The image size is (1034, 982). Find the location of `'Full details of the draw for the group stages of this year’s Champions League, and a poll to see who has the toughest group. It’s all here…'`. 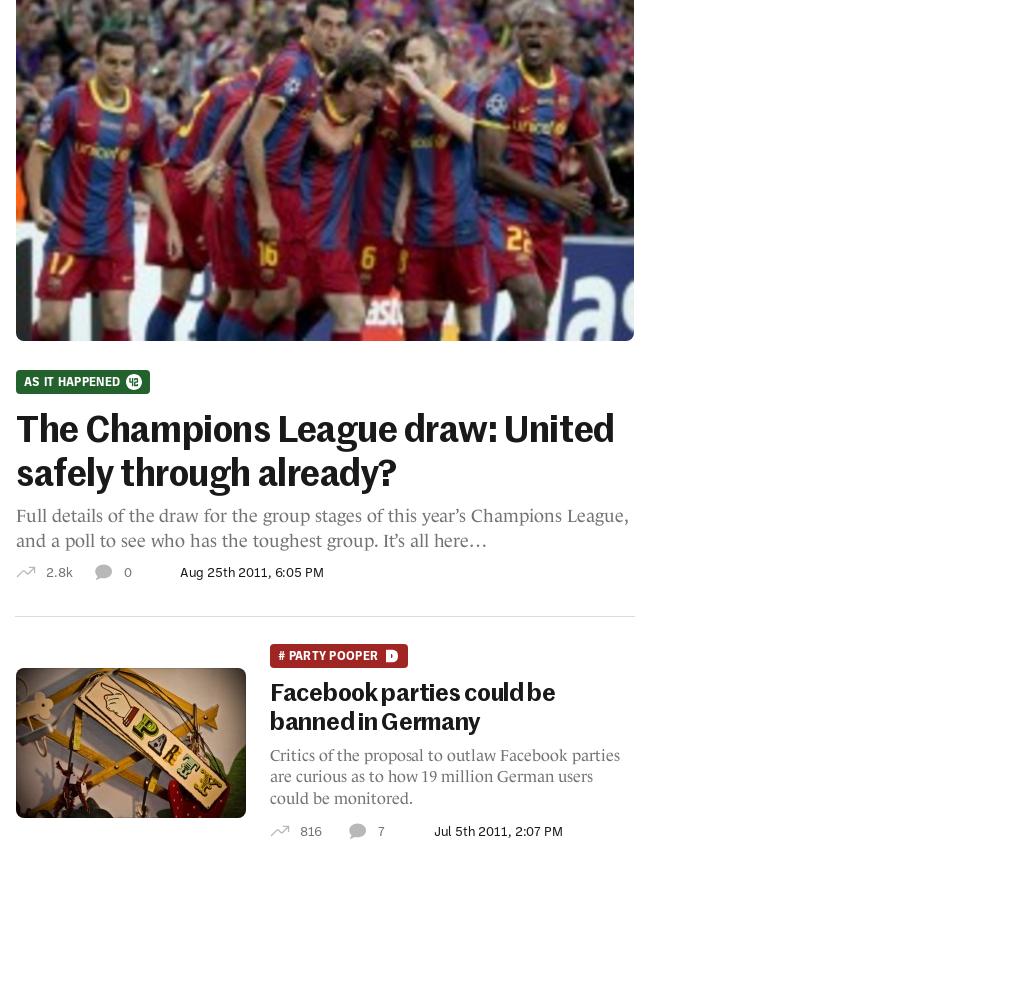

'Full details of the draw for the group stages of this year’s Champions League, and a poll to see who has the toughest group. It’s all here…' is located at coordinates (320, 526).